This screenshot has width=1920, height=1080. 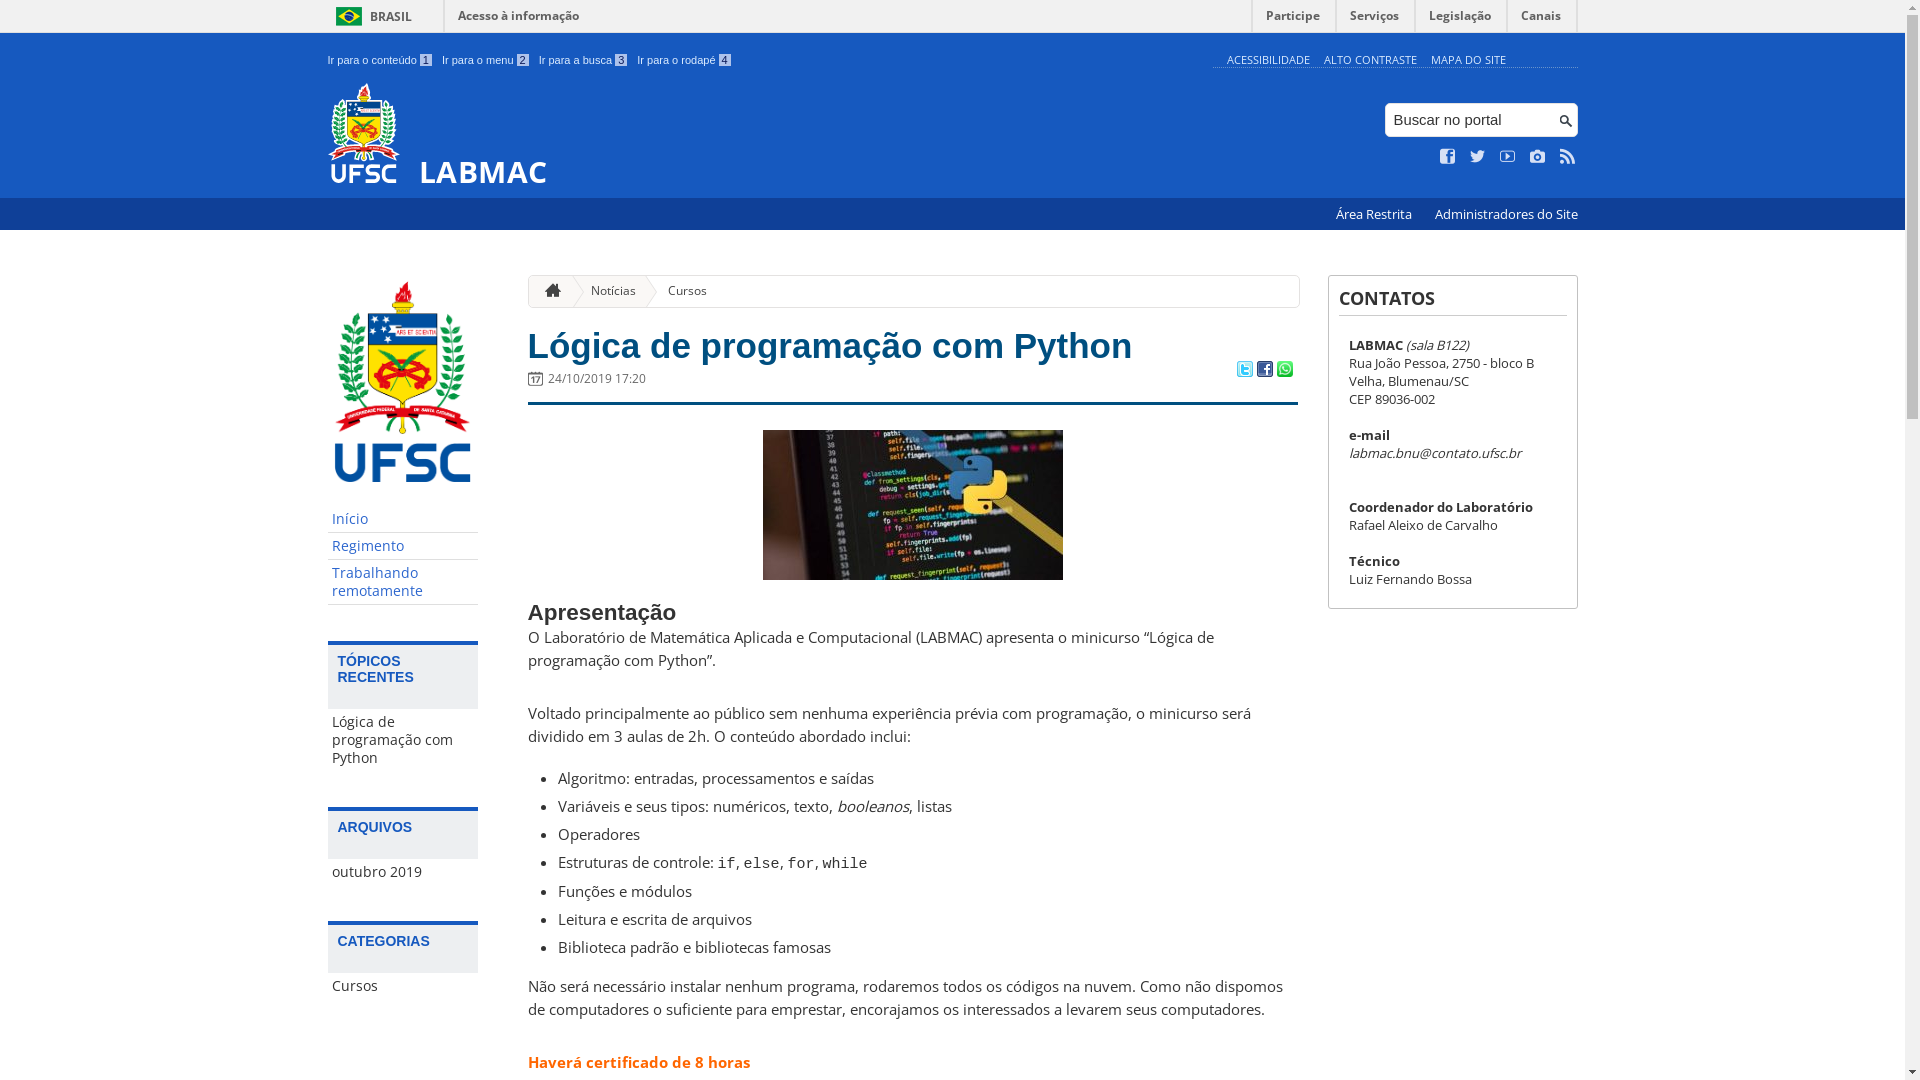 I want to click on 'Compartilhar no WhatsApp', so click(x=1275, y=370).